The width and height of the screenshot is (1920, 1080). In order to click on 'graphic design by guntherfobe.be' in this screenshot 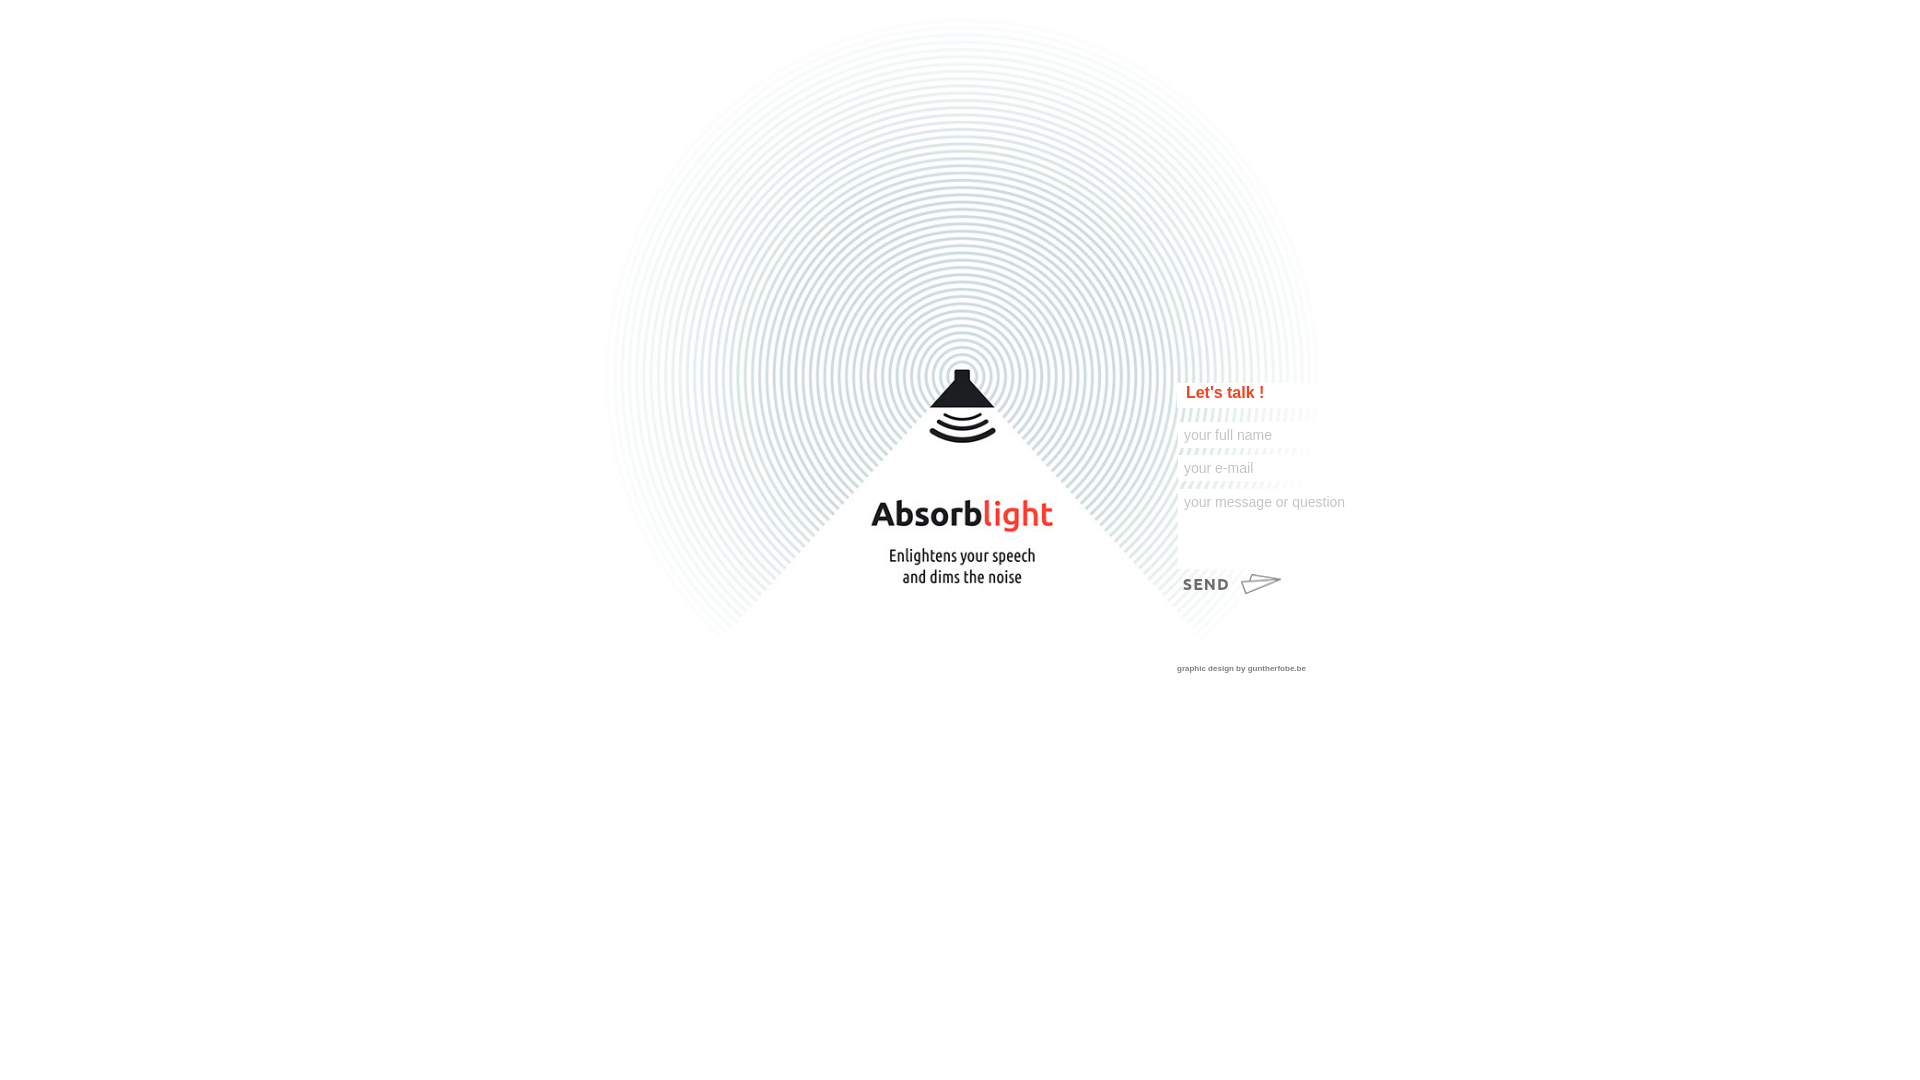, I will do `click(1269, 668)`.